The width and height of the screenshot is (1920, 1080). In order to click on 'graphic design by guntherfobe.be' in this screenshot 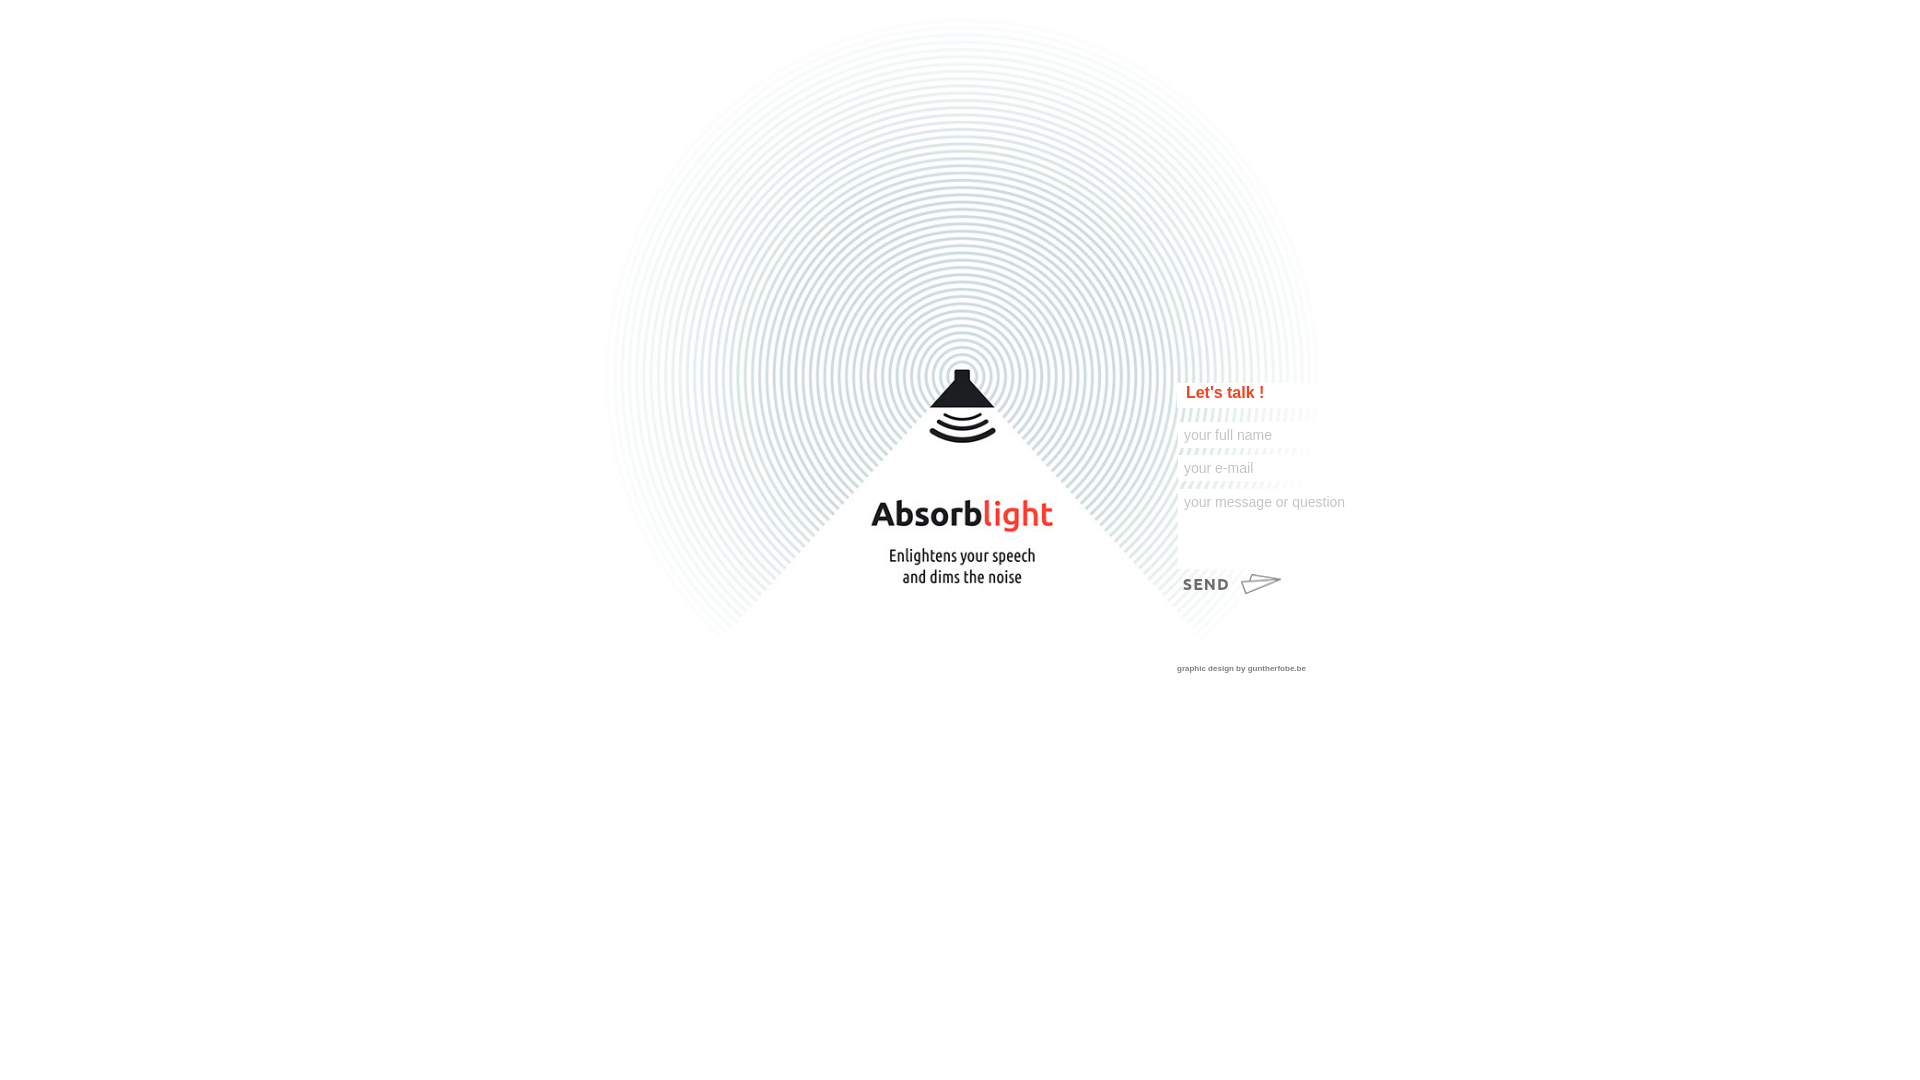, I will do `click(1269, 668)`.